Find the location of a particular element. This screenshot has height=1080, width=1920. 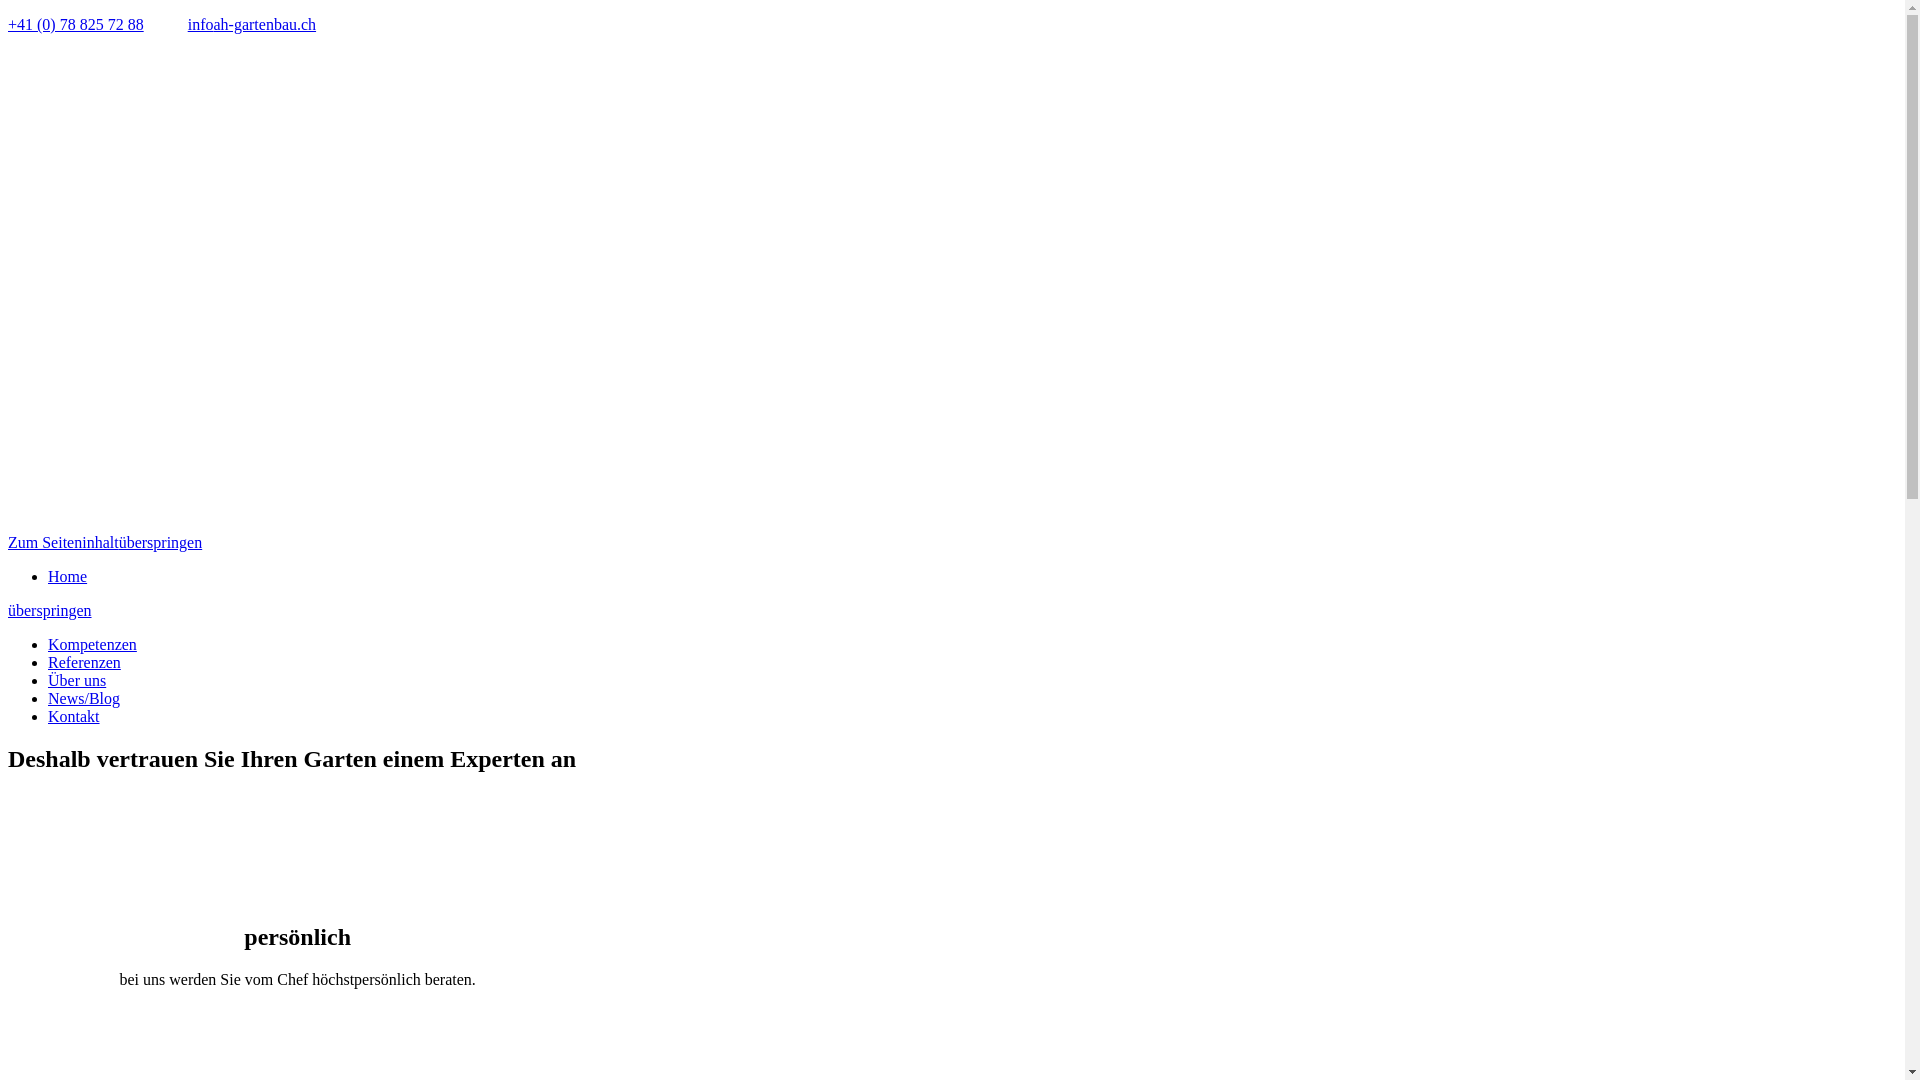

'AH Gartenbau' is located at coordinates (247, 289).